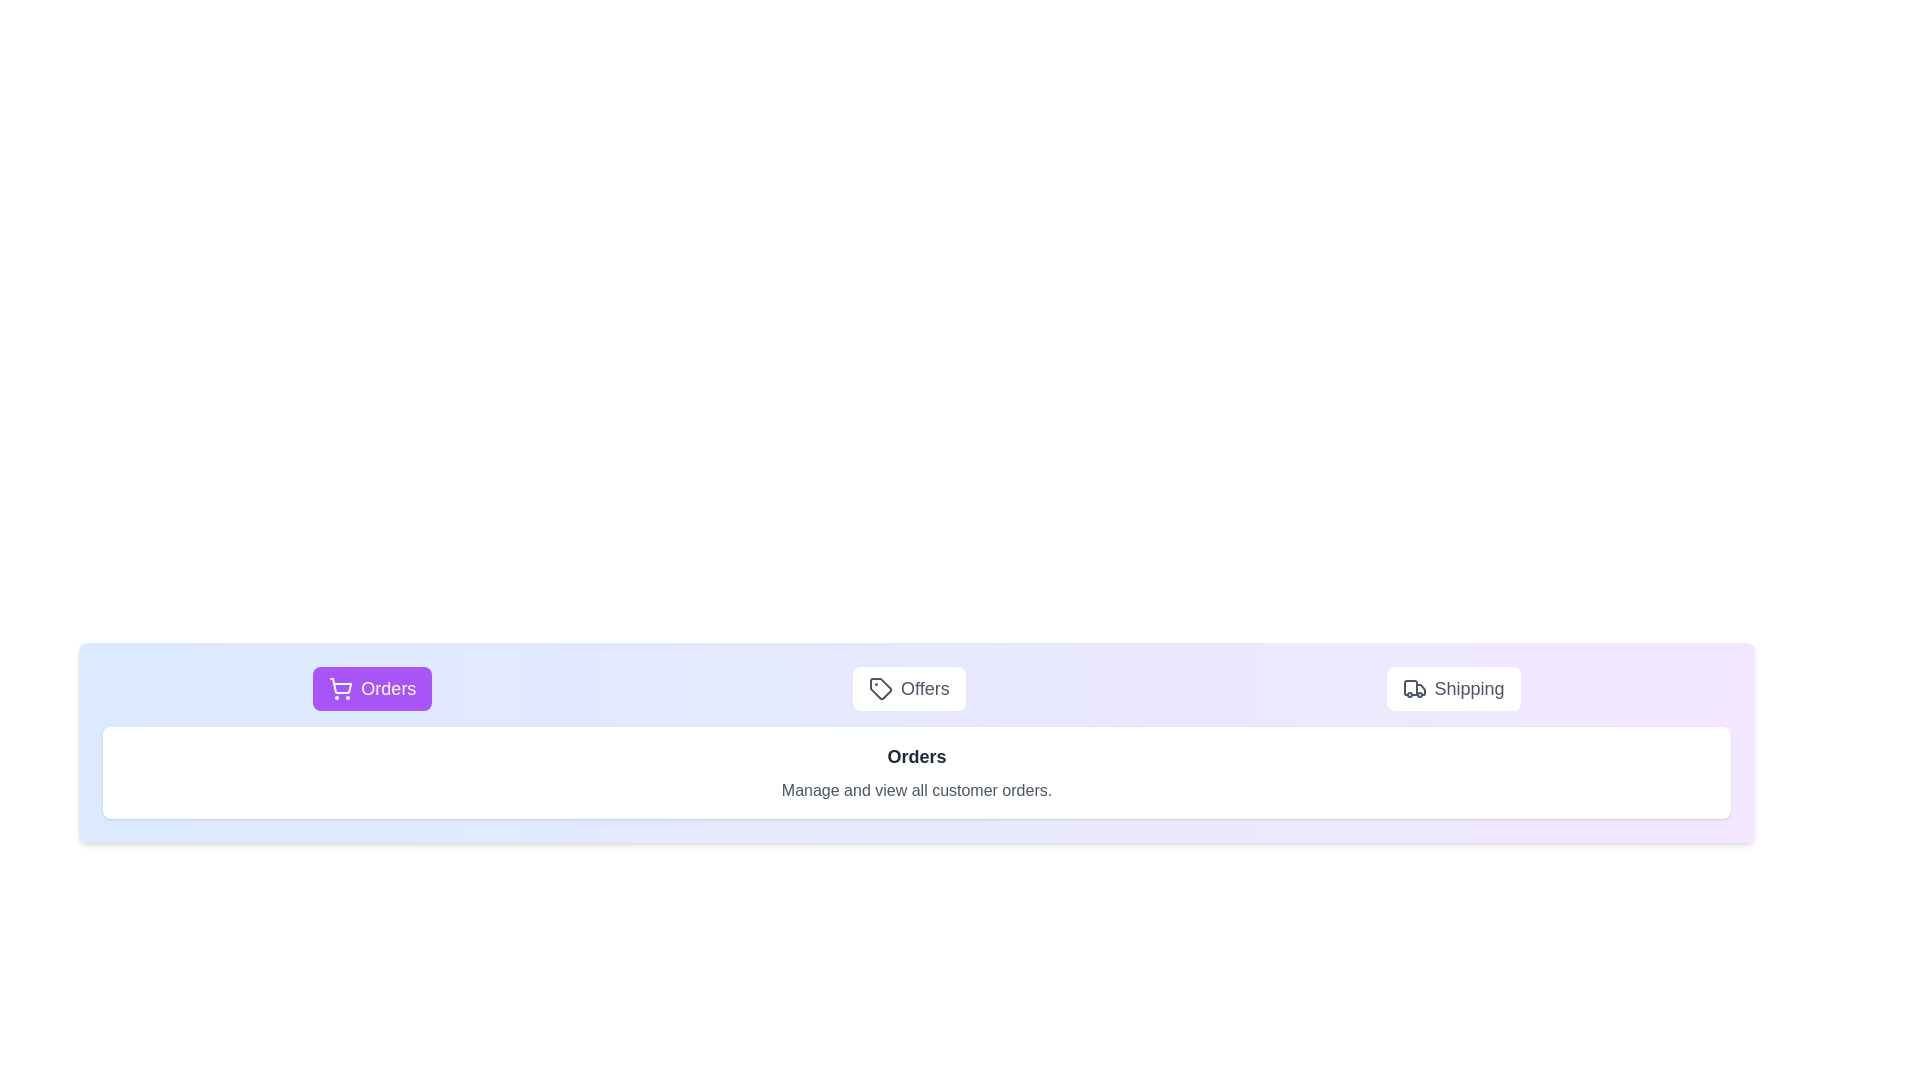 This screenshot has width=1920, height=1080. I want to click on the Orders tab to observe the hover effect, so click(372, 688).